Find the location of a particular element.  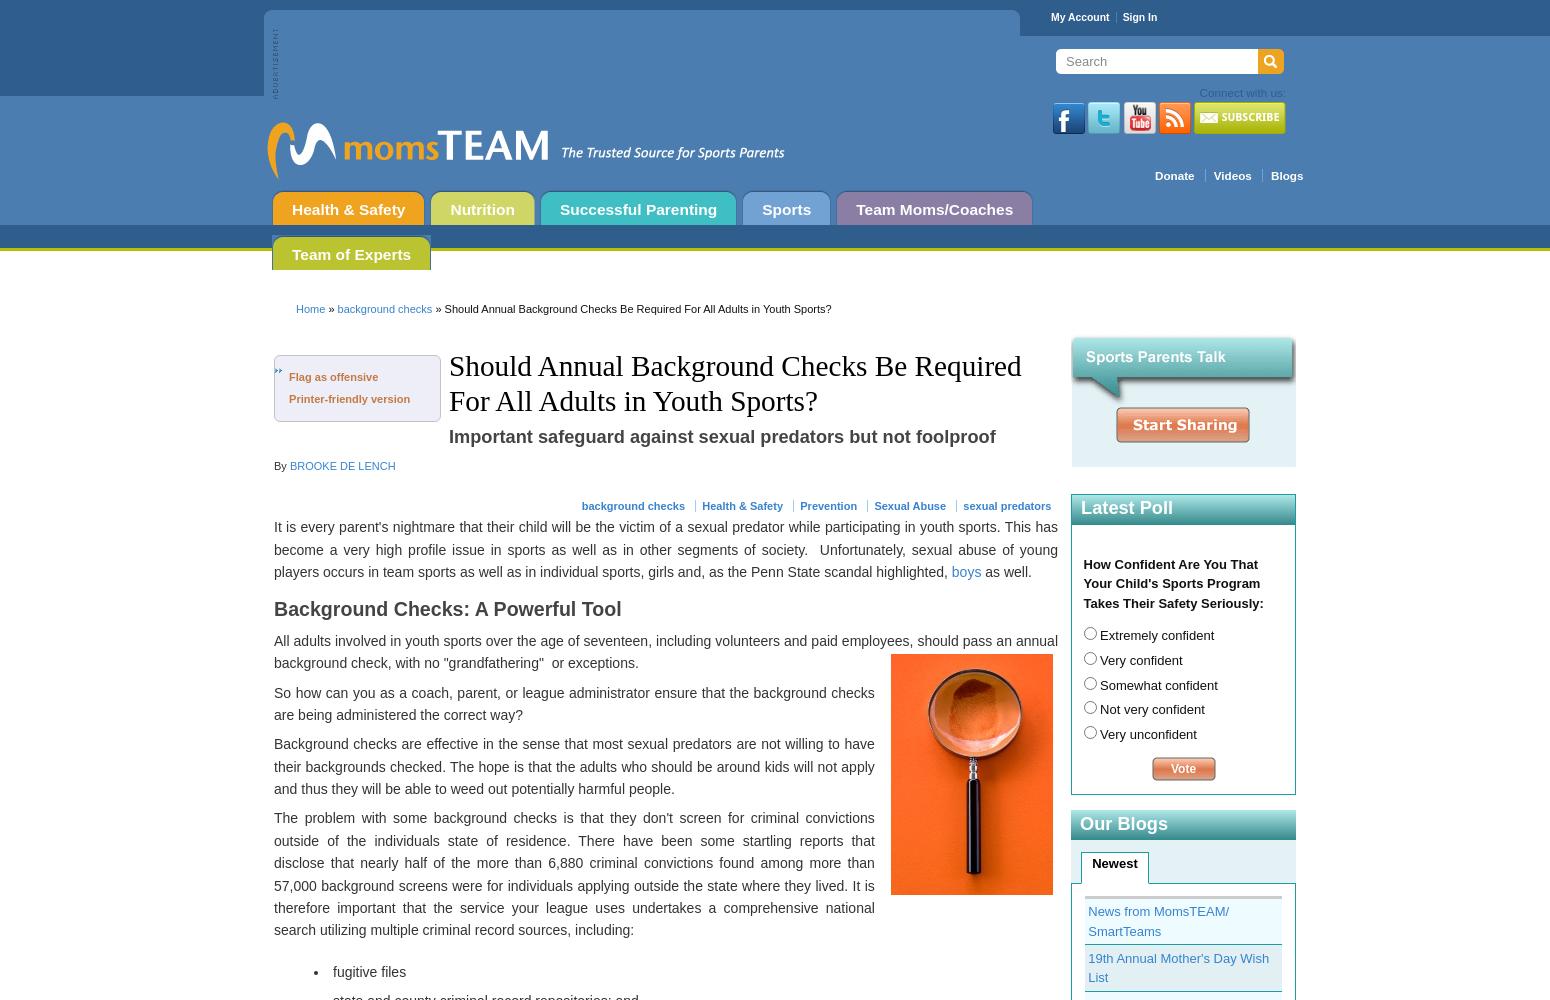

'Team of Experts' is located at coordinates (350, 254).